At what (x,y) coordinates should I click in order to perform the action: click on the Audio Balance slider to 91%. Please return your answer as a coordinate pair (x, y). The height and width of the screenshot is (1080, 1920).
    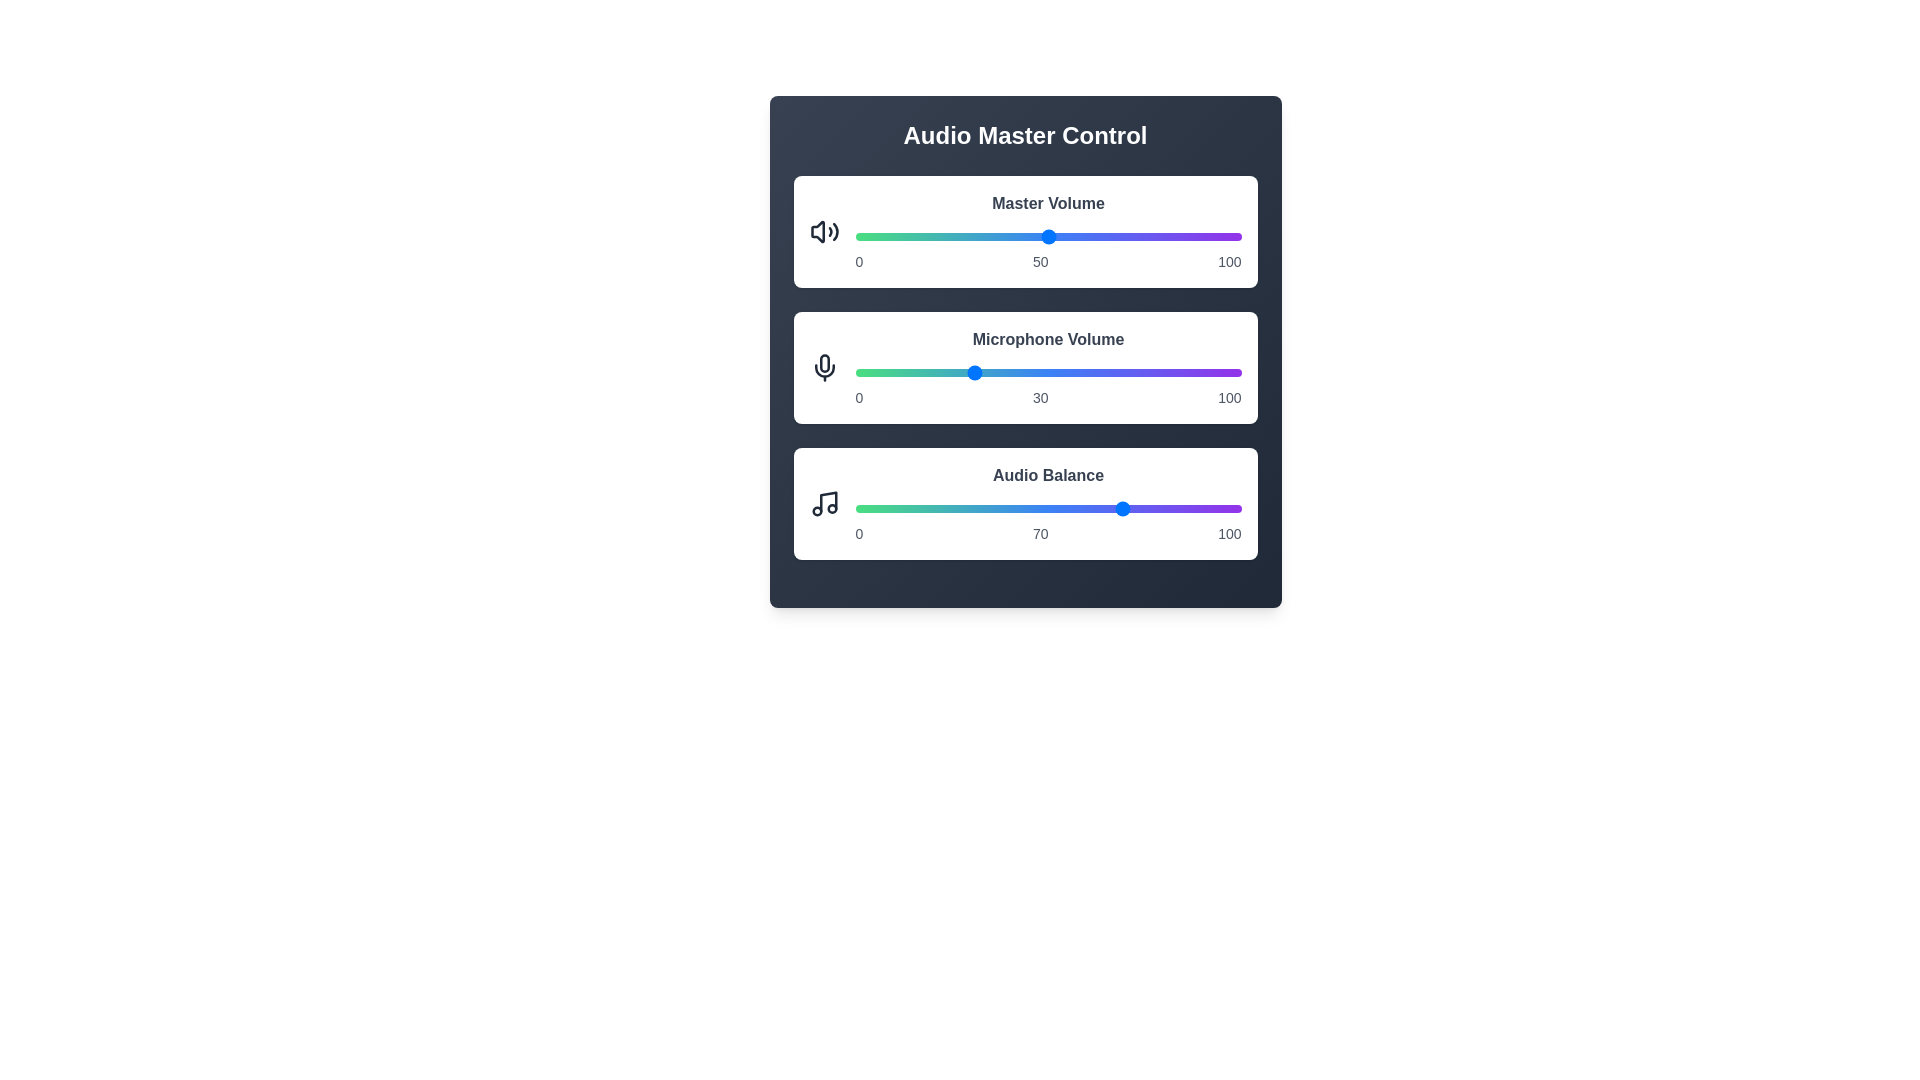
    Looking at the image, I should click on (1205, 508).